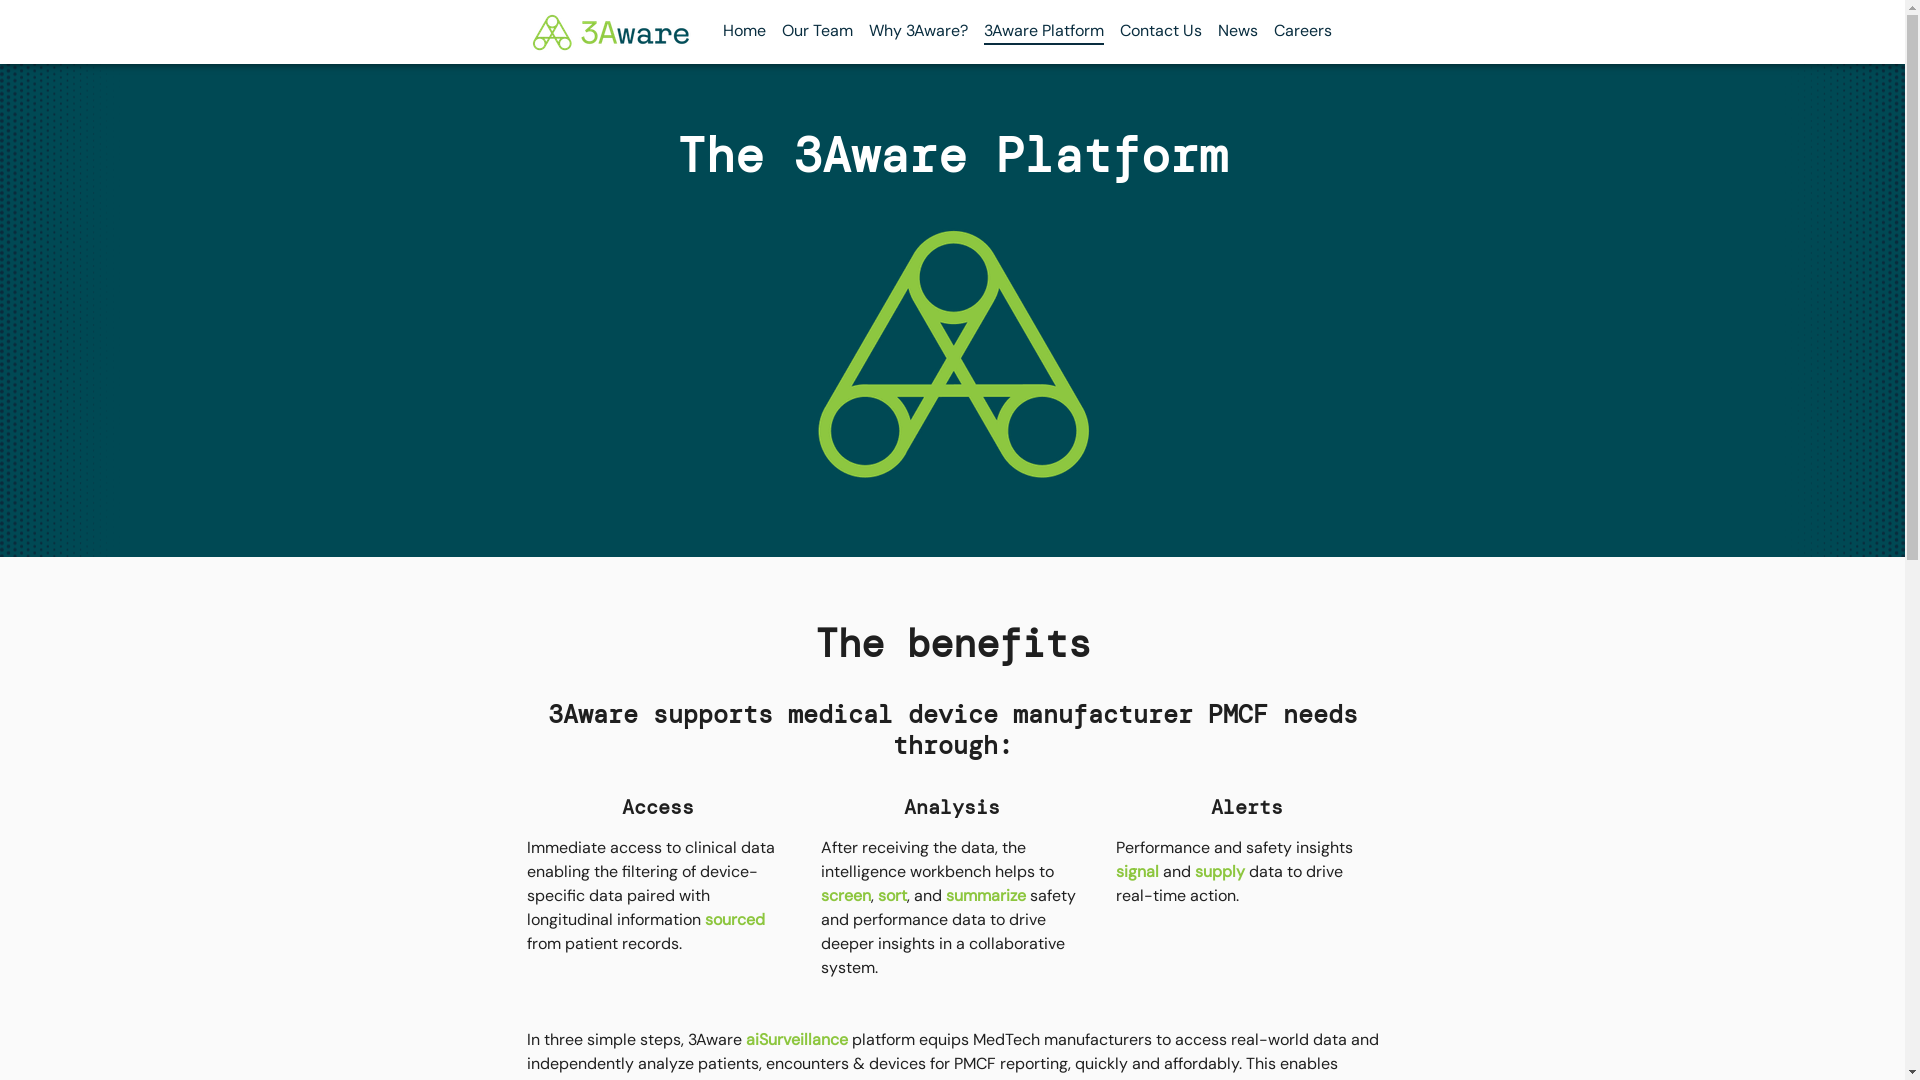 The width and height of the screenshot is (1920, 1080). What do you see at coordinates (916, 30) in the screenshot?
I see `'Why 3Aware?'` at bounding box center [916, 30].